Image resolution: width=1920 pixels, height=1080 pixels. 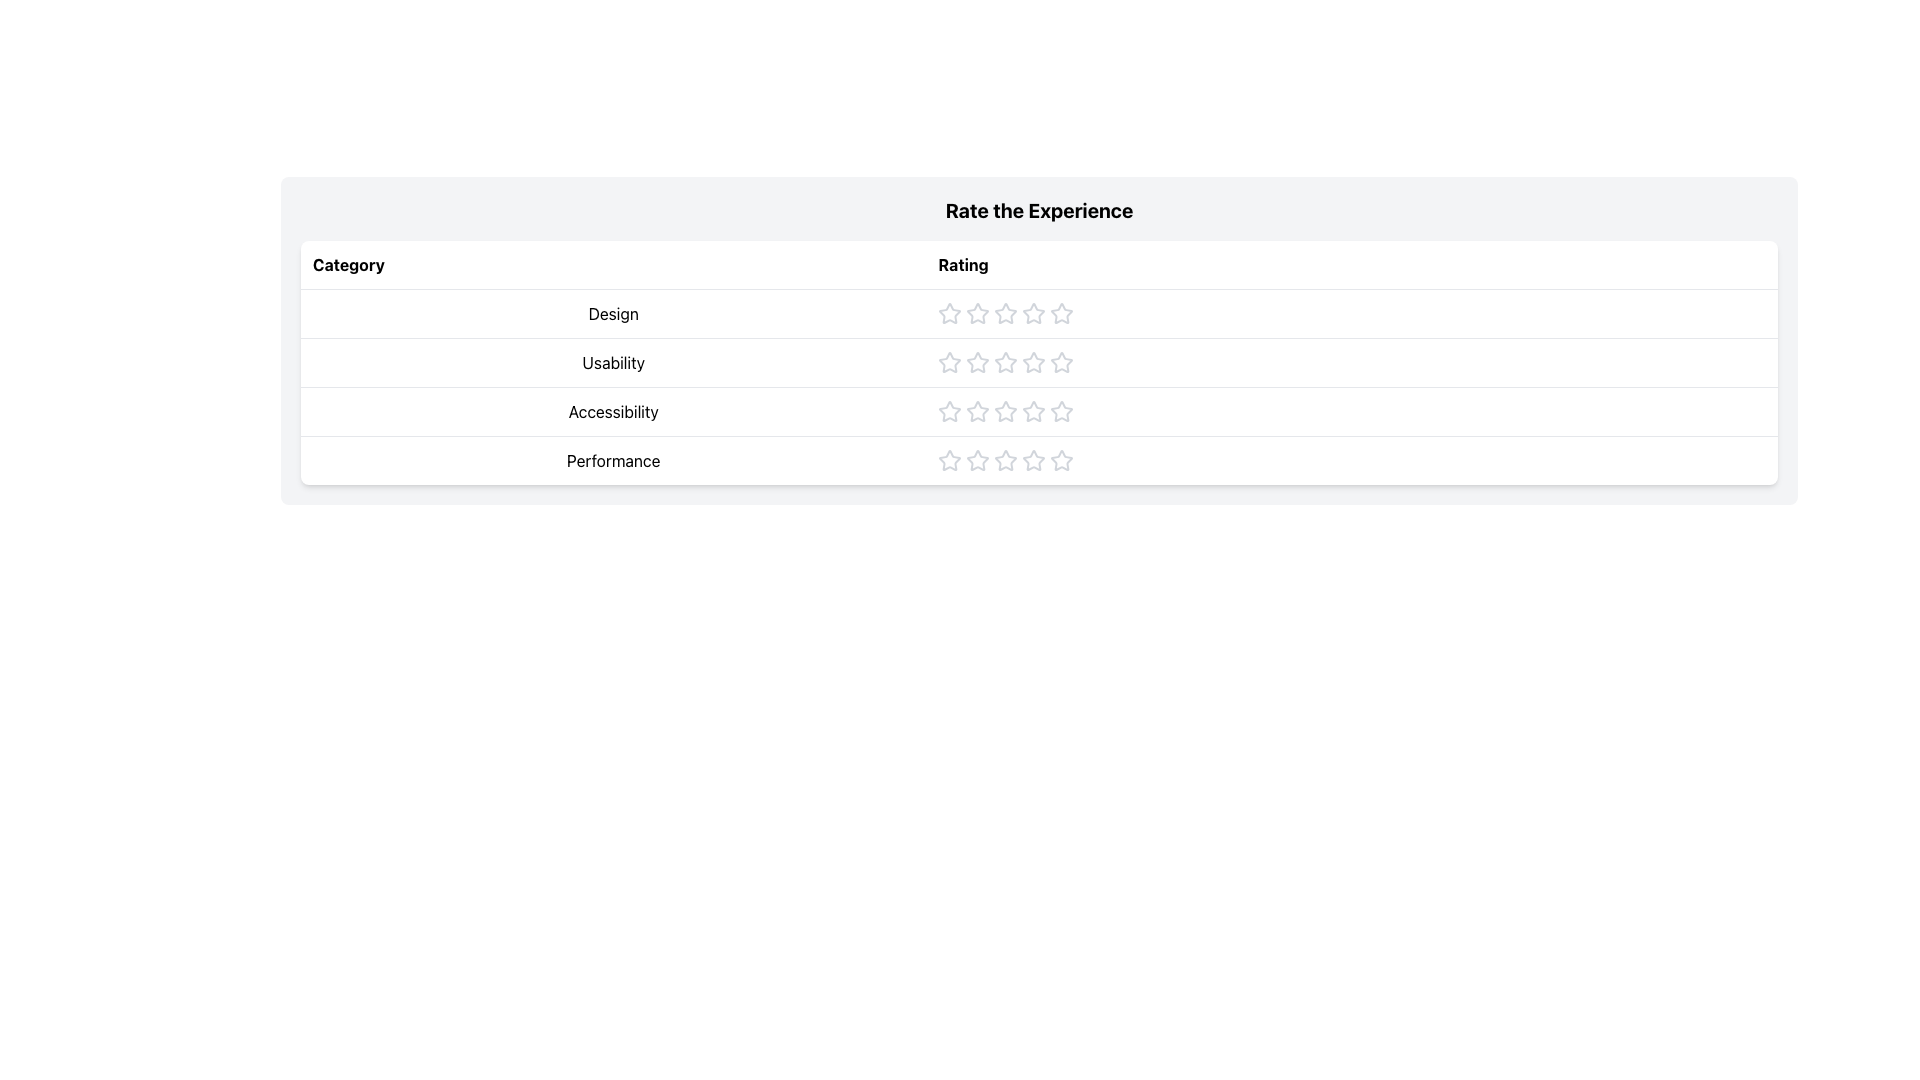 What do you see at coordinates (612, 362) in the screenshot?
I see `the text label 'Usability' which is prominently displayed in a medium-sized font within a bordered row, located in the second row under the 'Category' column, between 'Design' and 'Accessibility'` at bounding box center [612, 362].